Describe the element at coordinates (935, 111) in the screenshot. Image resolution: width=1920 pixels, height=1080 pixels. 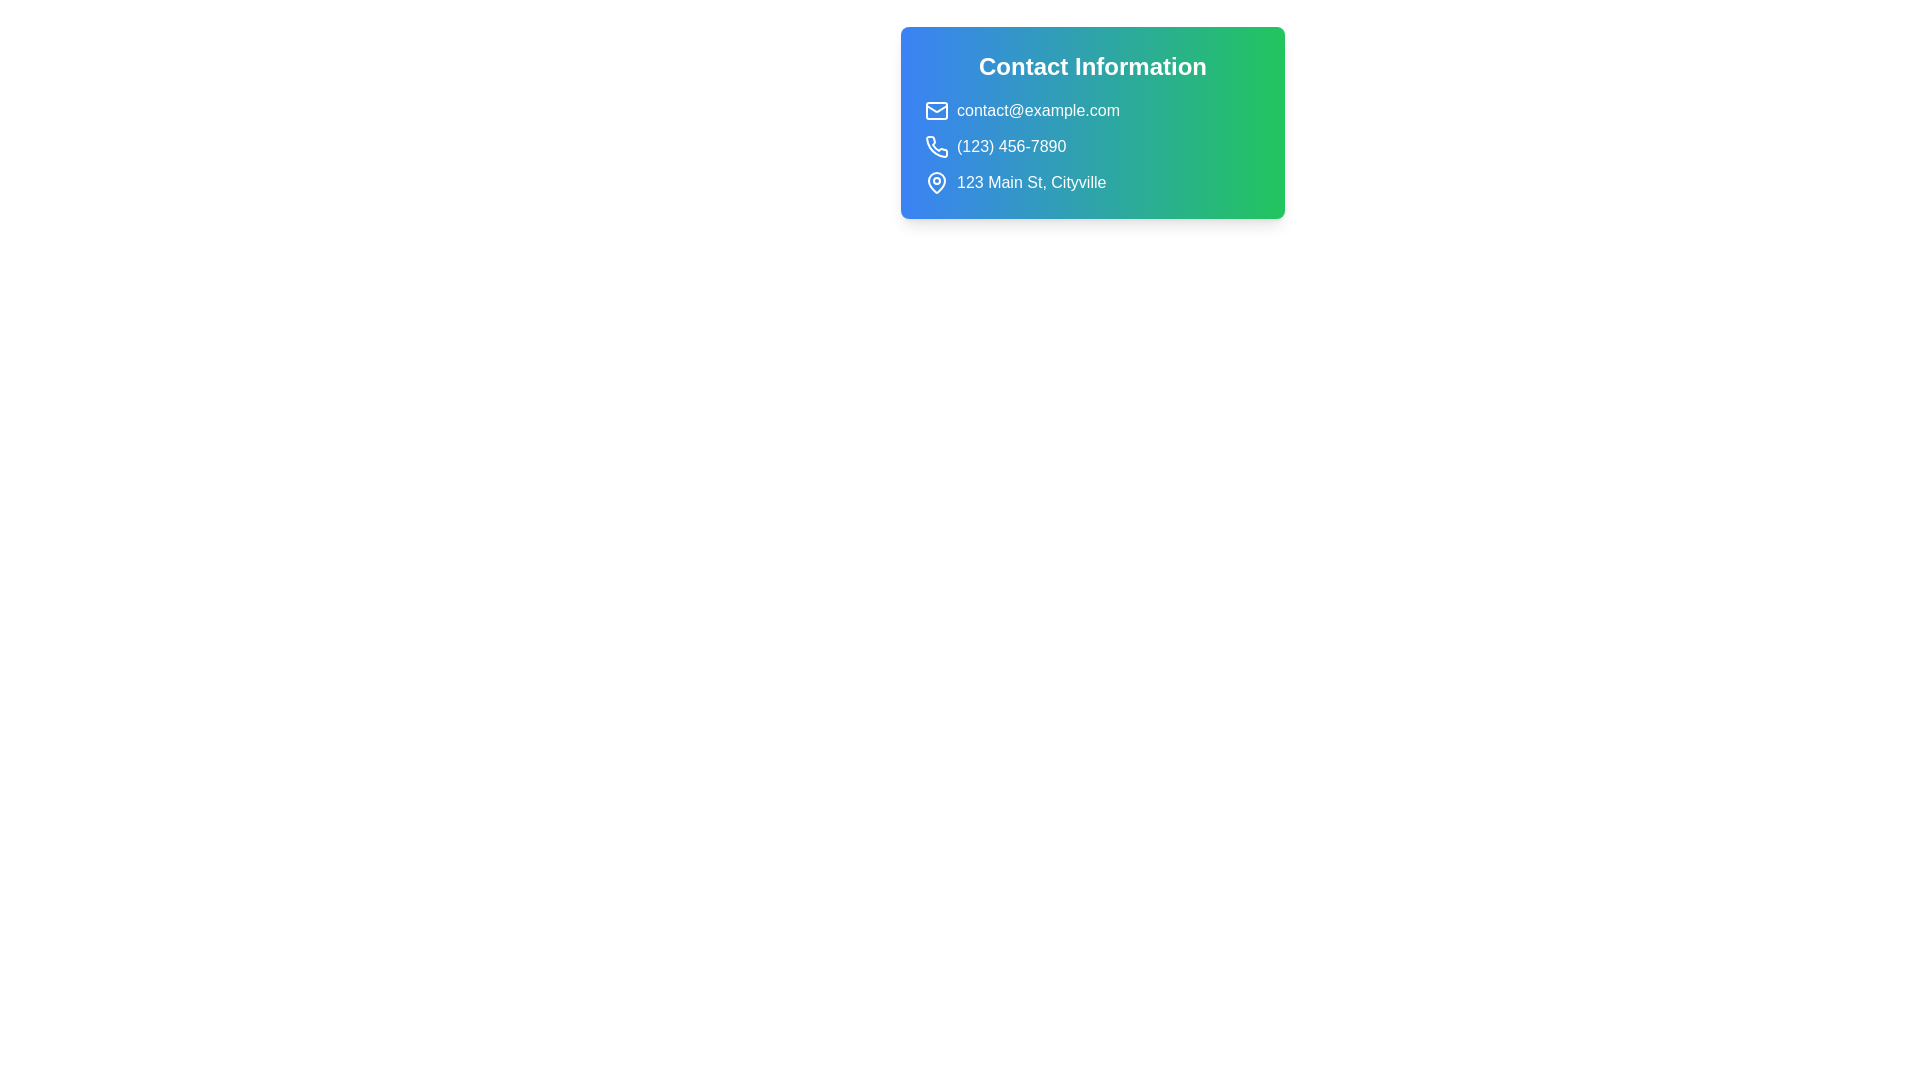
I see `the decorative rectangle that represents the main body of the envelope icon in the UI, which is centered within the vector graphic of the envelope` at that location.